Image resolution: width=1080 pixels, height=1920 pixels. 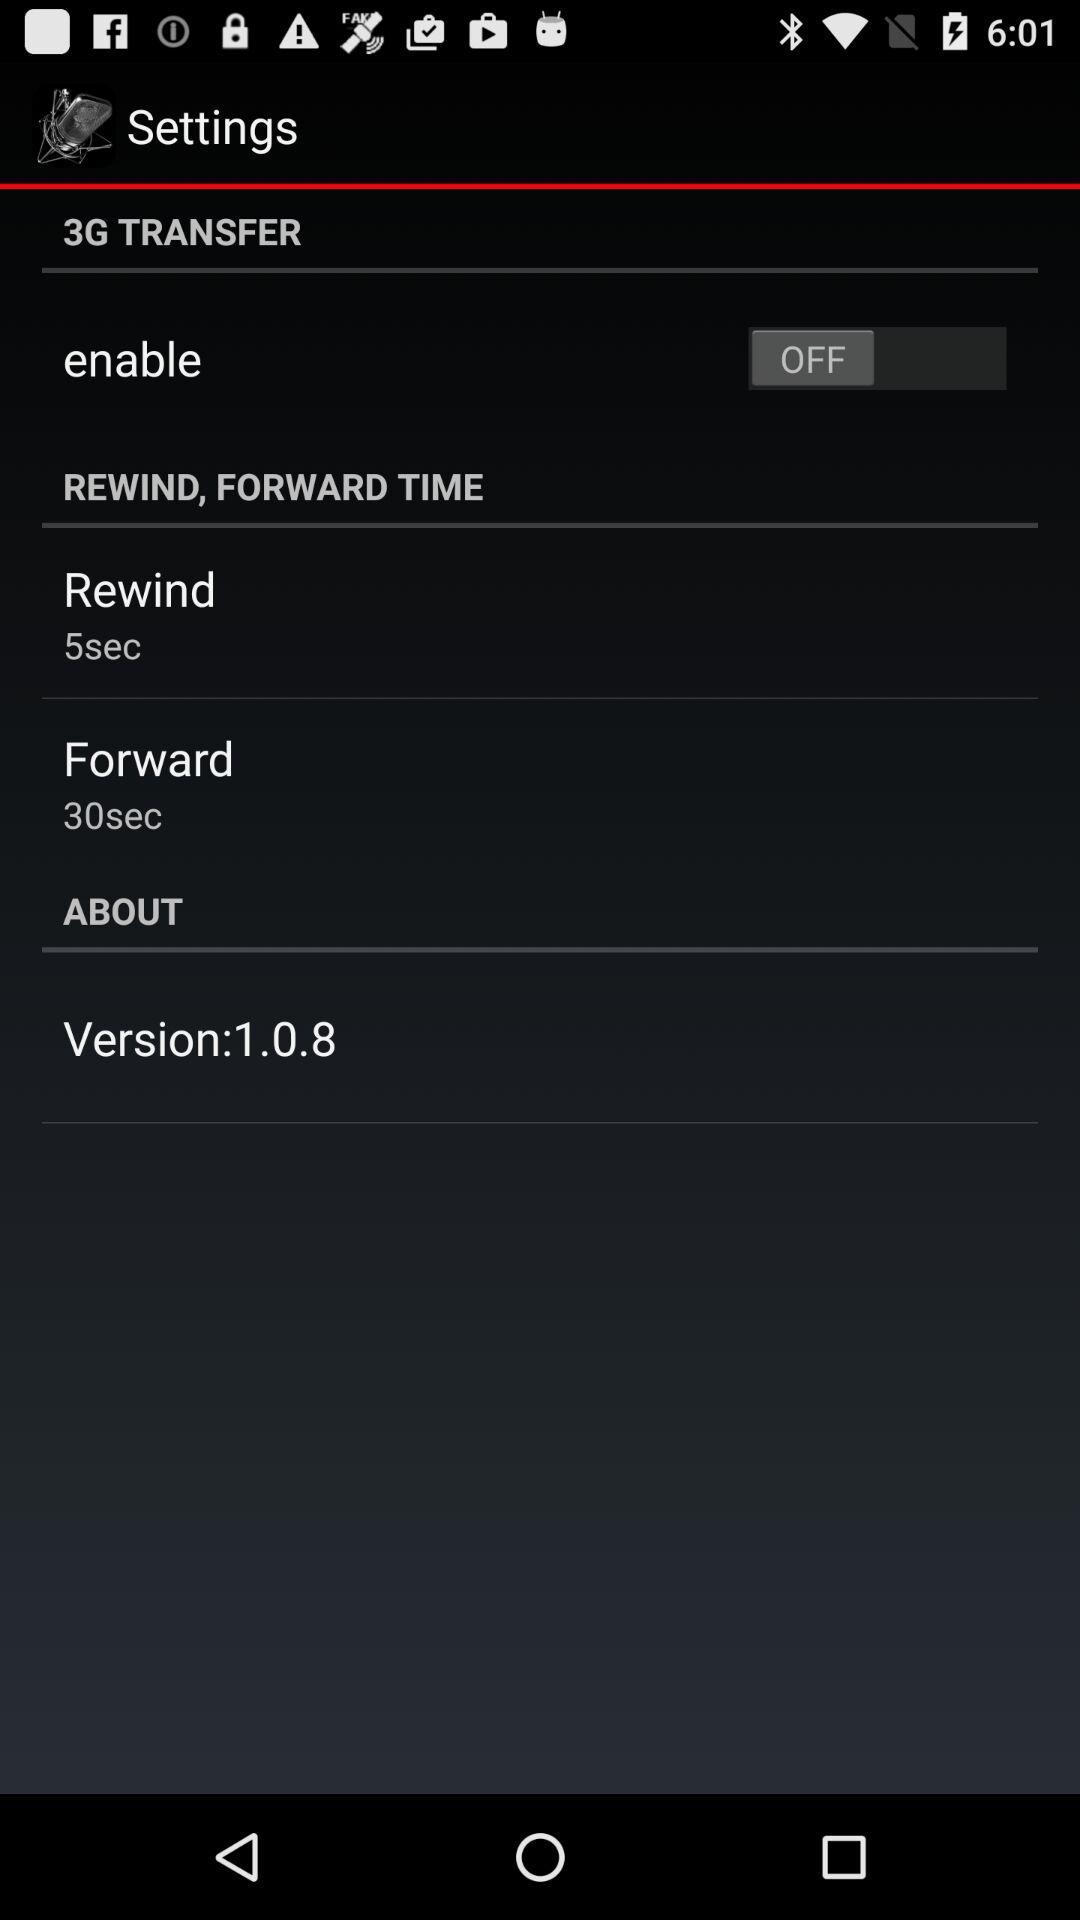 I want to click on icon at the top right corner, so click(x=876, y=358).